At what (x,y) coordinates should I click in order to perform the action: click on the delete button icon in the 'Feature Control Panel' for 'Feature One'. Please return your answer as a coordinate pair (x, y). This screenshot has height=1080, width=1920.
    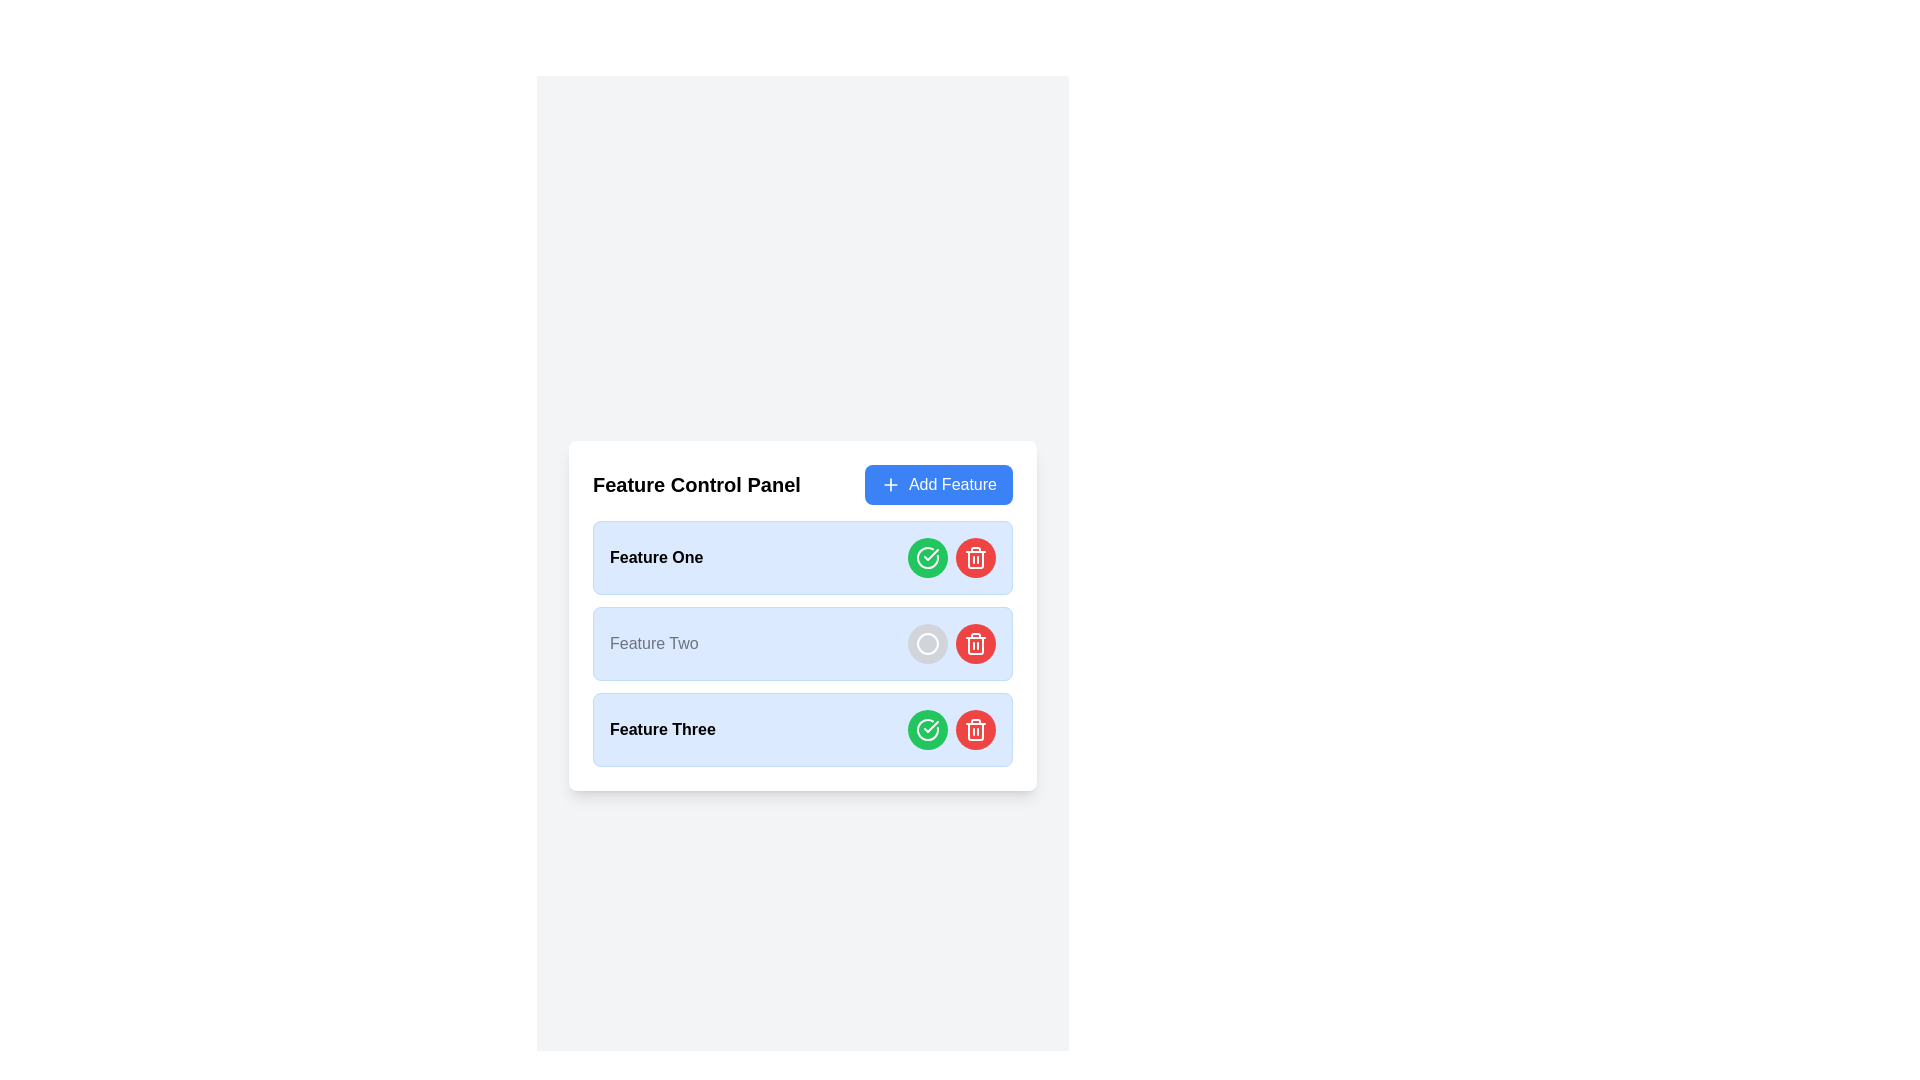
    Looking at the image, I should click on (975, 558).